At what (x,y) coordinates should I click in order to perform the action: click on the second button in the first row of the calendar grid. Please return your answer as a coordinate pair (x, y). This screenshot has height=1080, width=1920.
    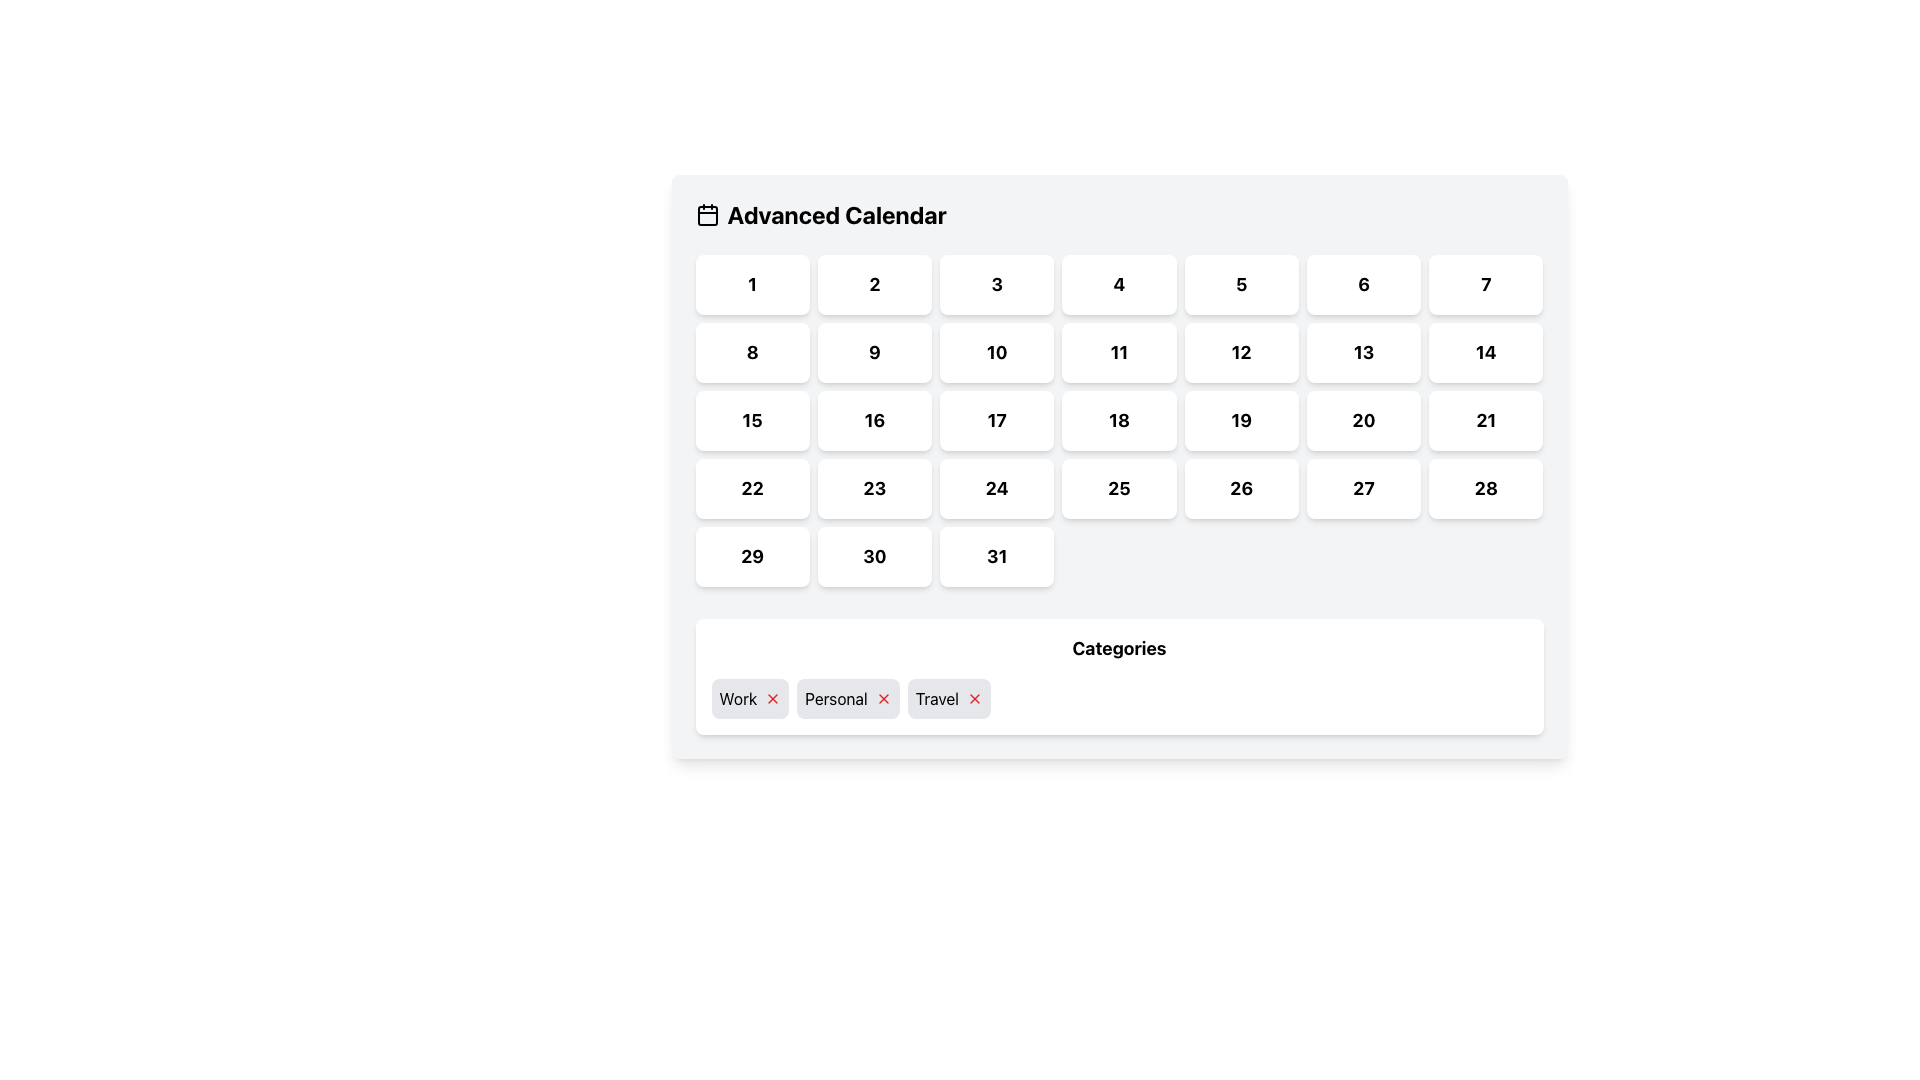
    Looking at the image, I should click on (873, 285).